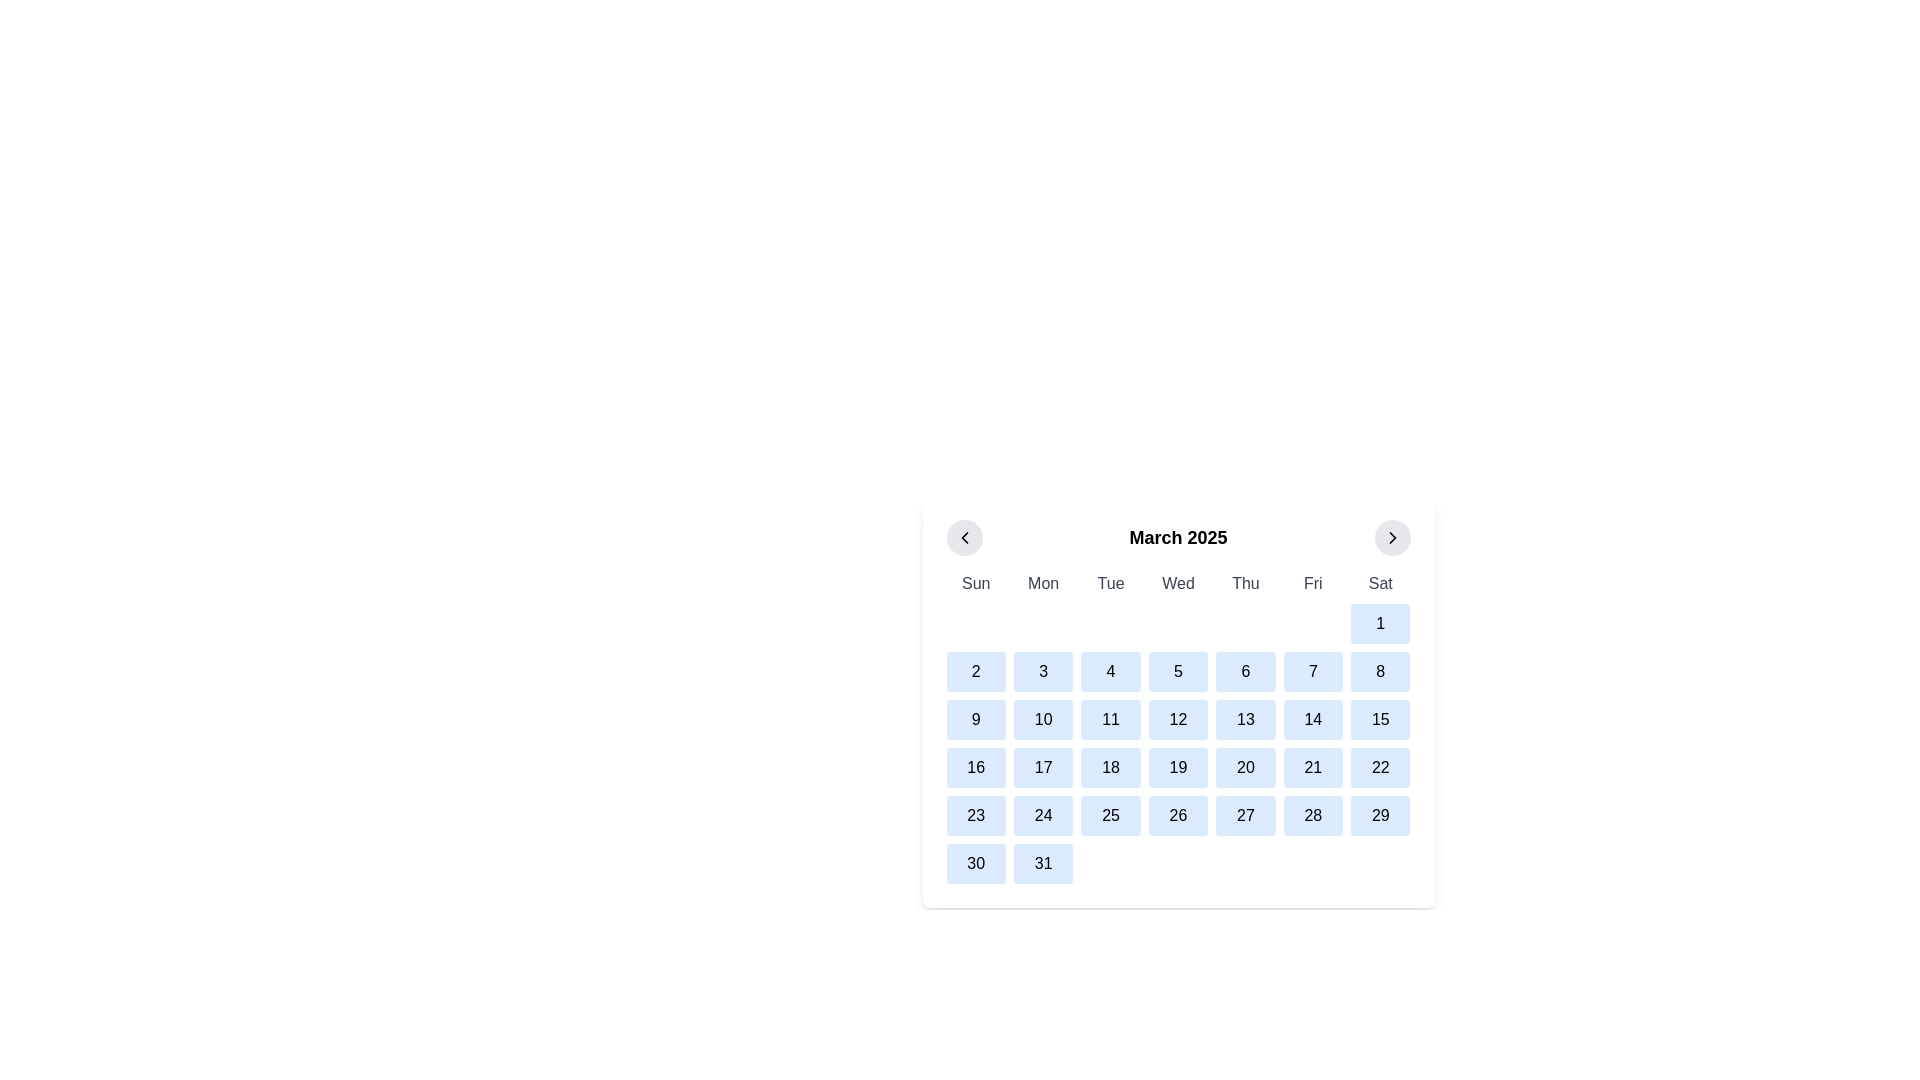 The width and height of the screenshot is (1920, 1080). I want to click on the date button representing the 28th of the month in the calendar view, so click(1313, 816).